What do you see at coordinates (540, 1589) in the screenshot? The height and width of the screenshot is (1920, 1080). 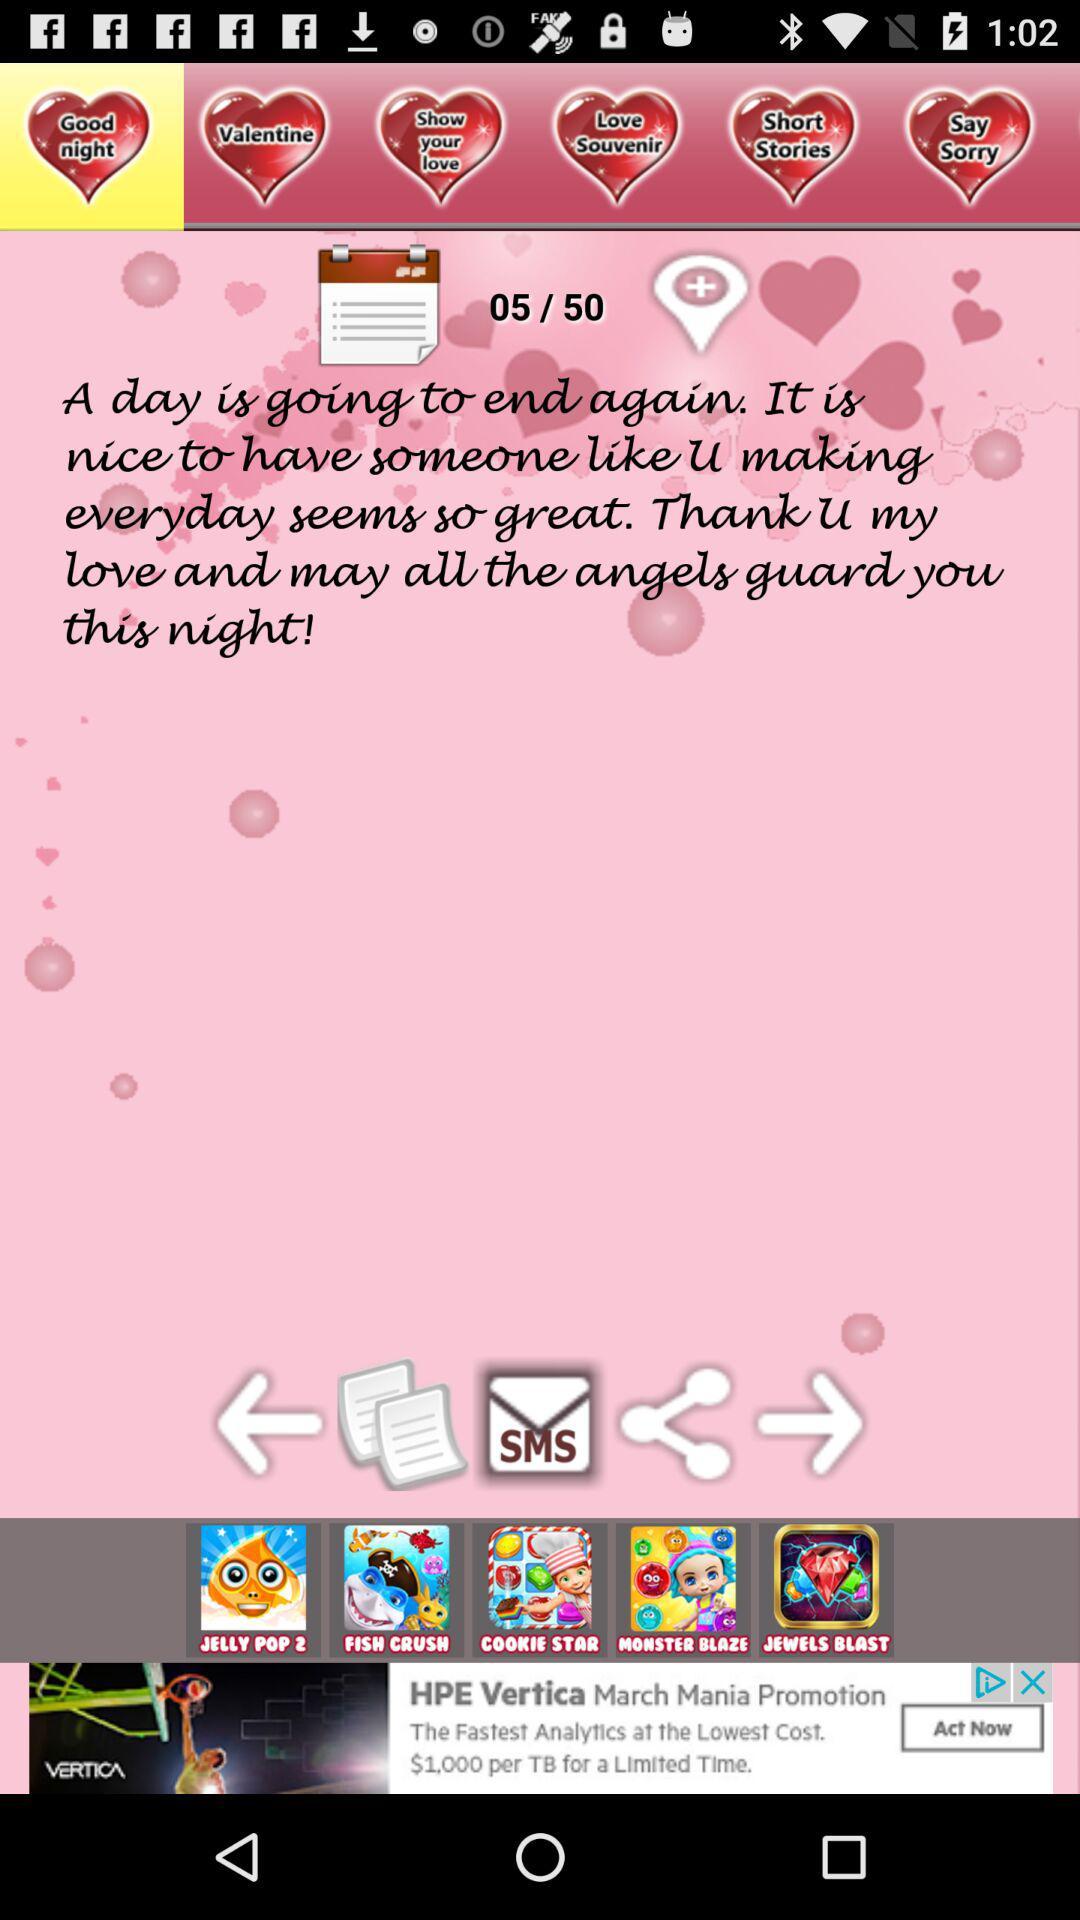 I see `pick the option` at bounding box center [540, 1589].